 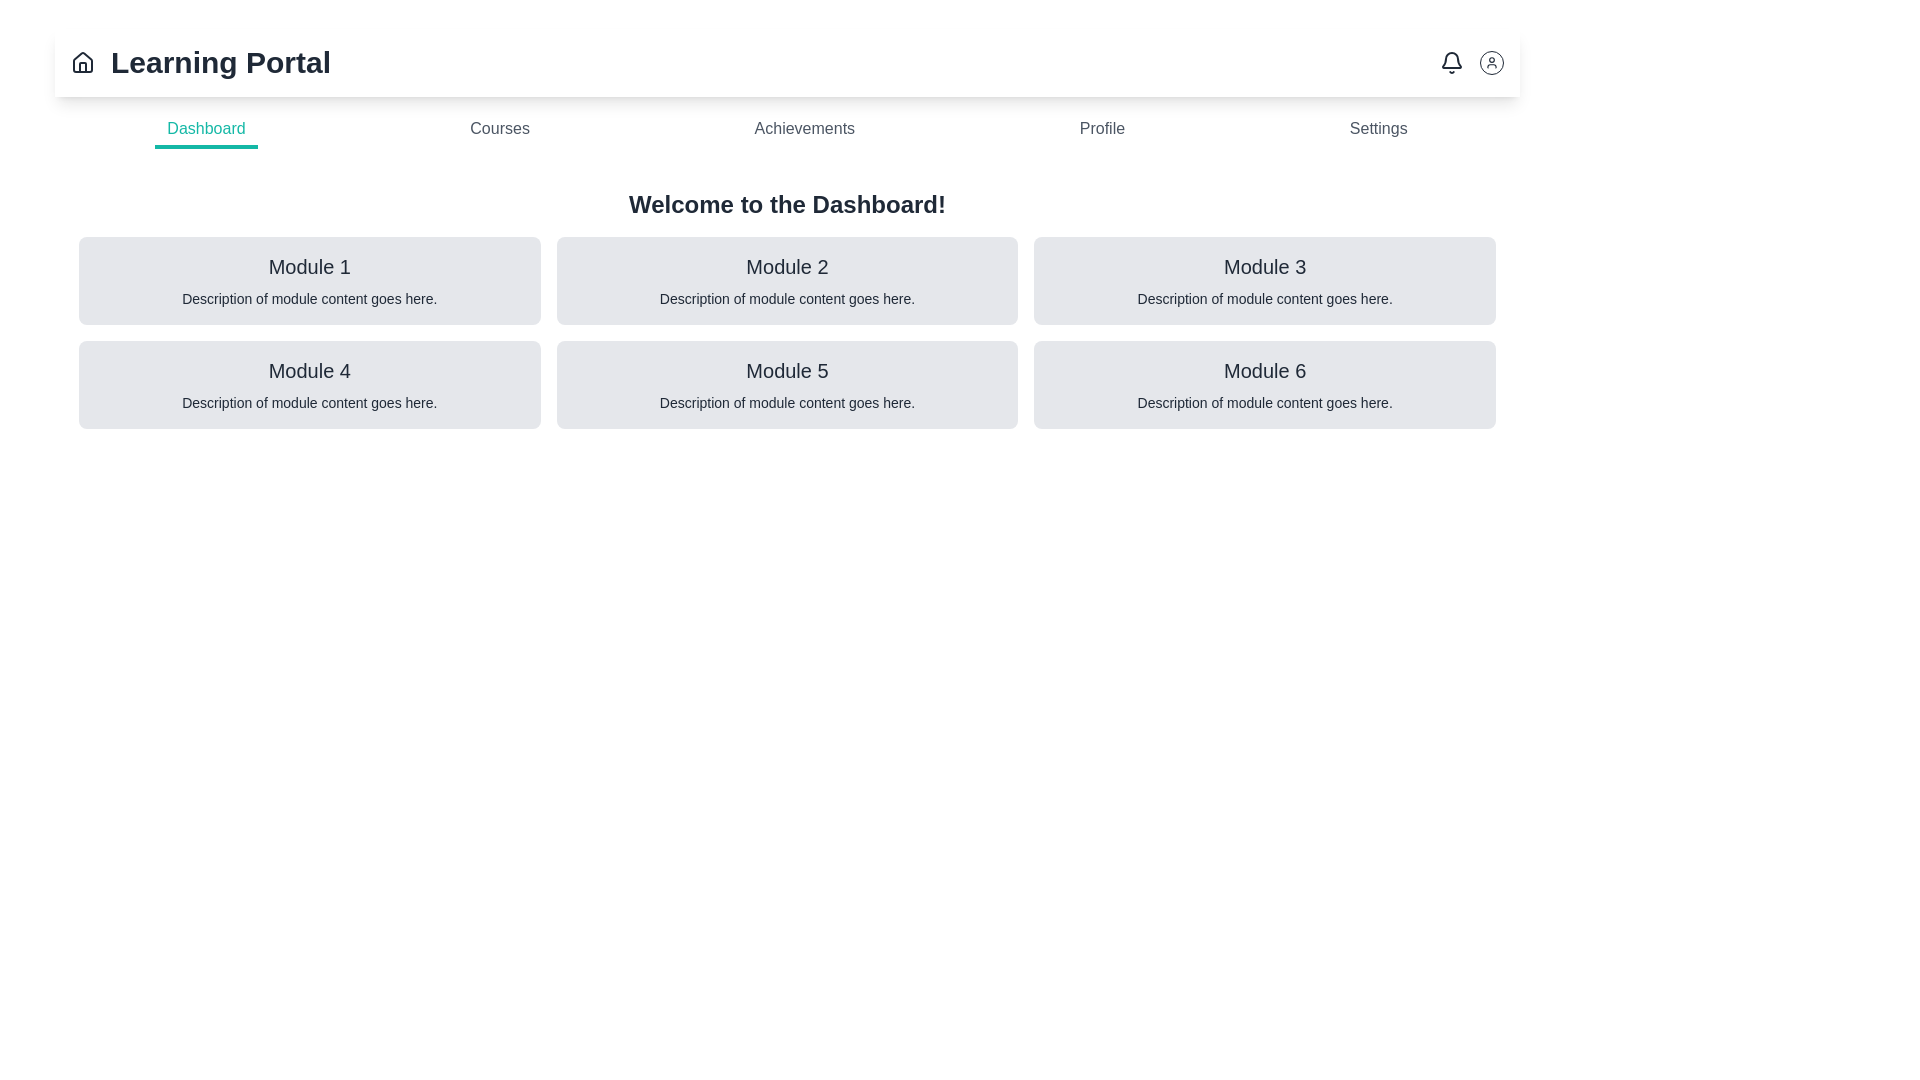 I want to click on the informational static text label that describes 'Module 5', located in the second row of the grid layout beneath the 'Module 5' title, so click(x=786, y=402).